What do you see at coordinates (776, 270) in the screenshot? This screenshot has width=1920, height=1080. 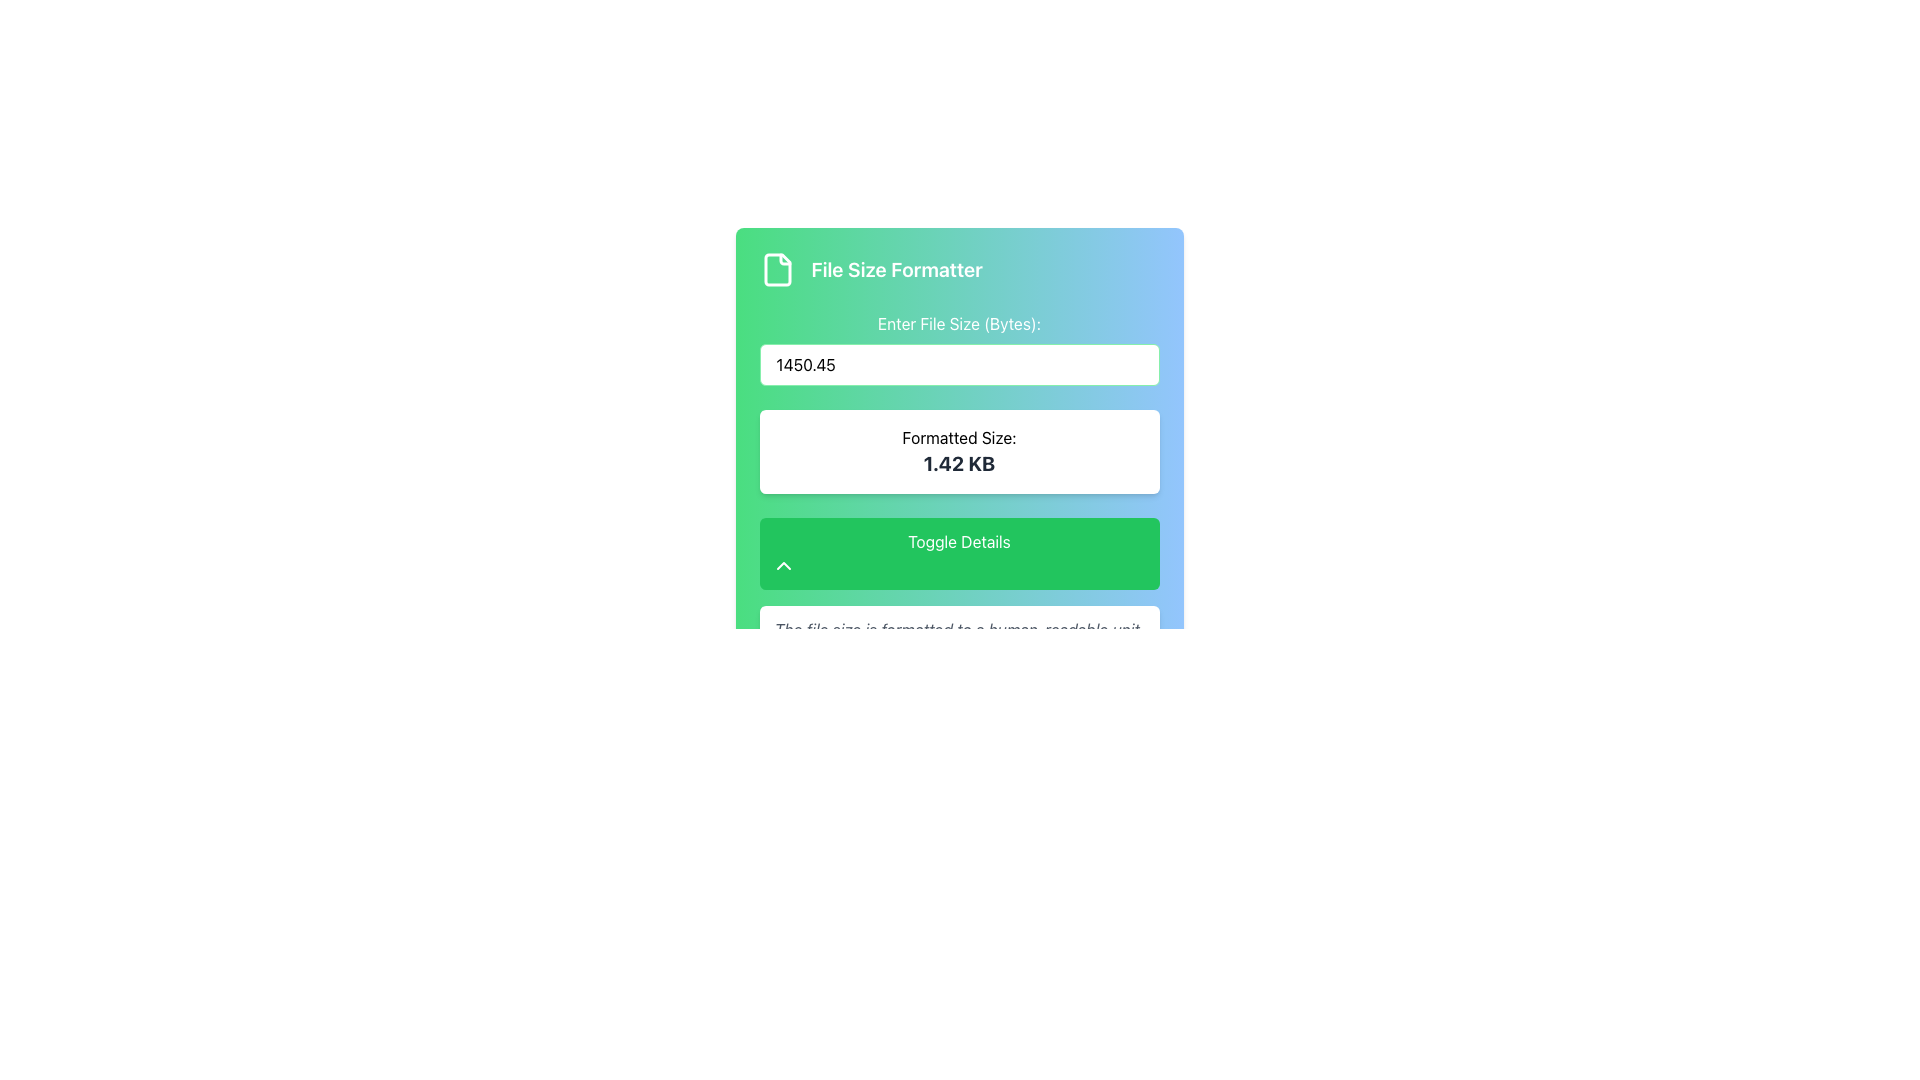 I see `the green file document icon with a folded corner, located near the top-left of the interface next to the 'File Size Formatter' label` at bounding box center [776, 270].